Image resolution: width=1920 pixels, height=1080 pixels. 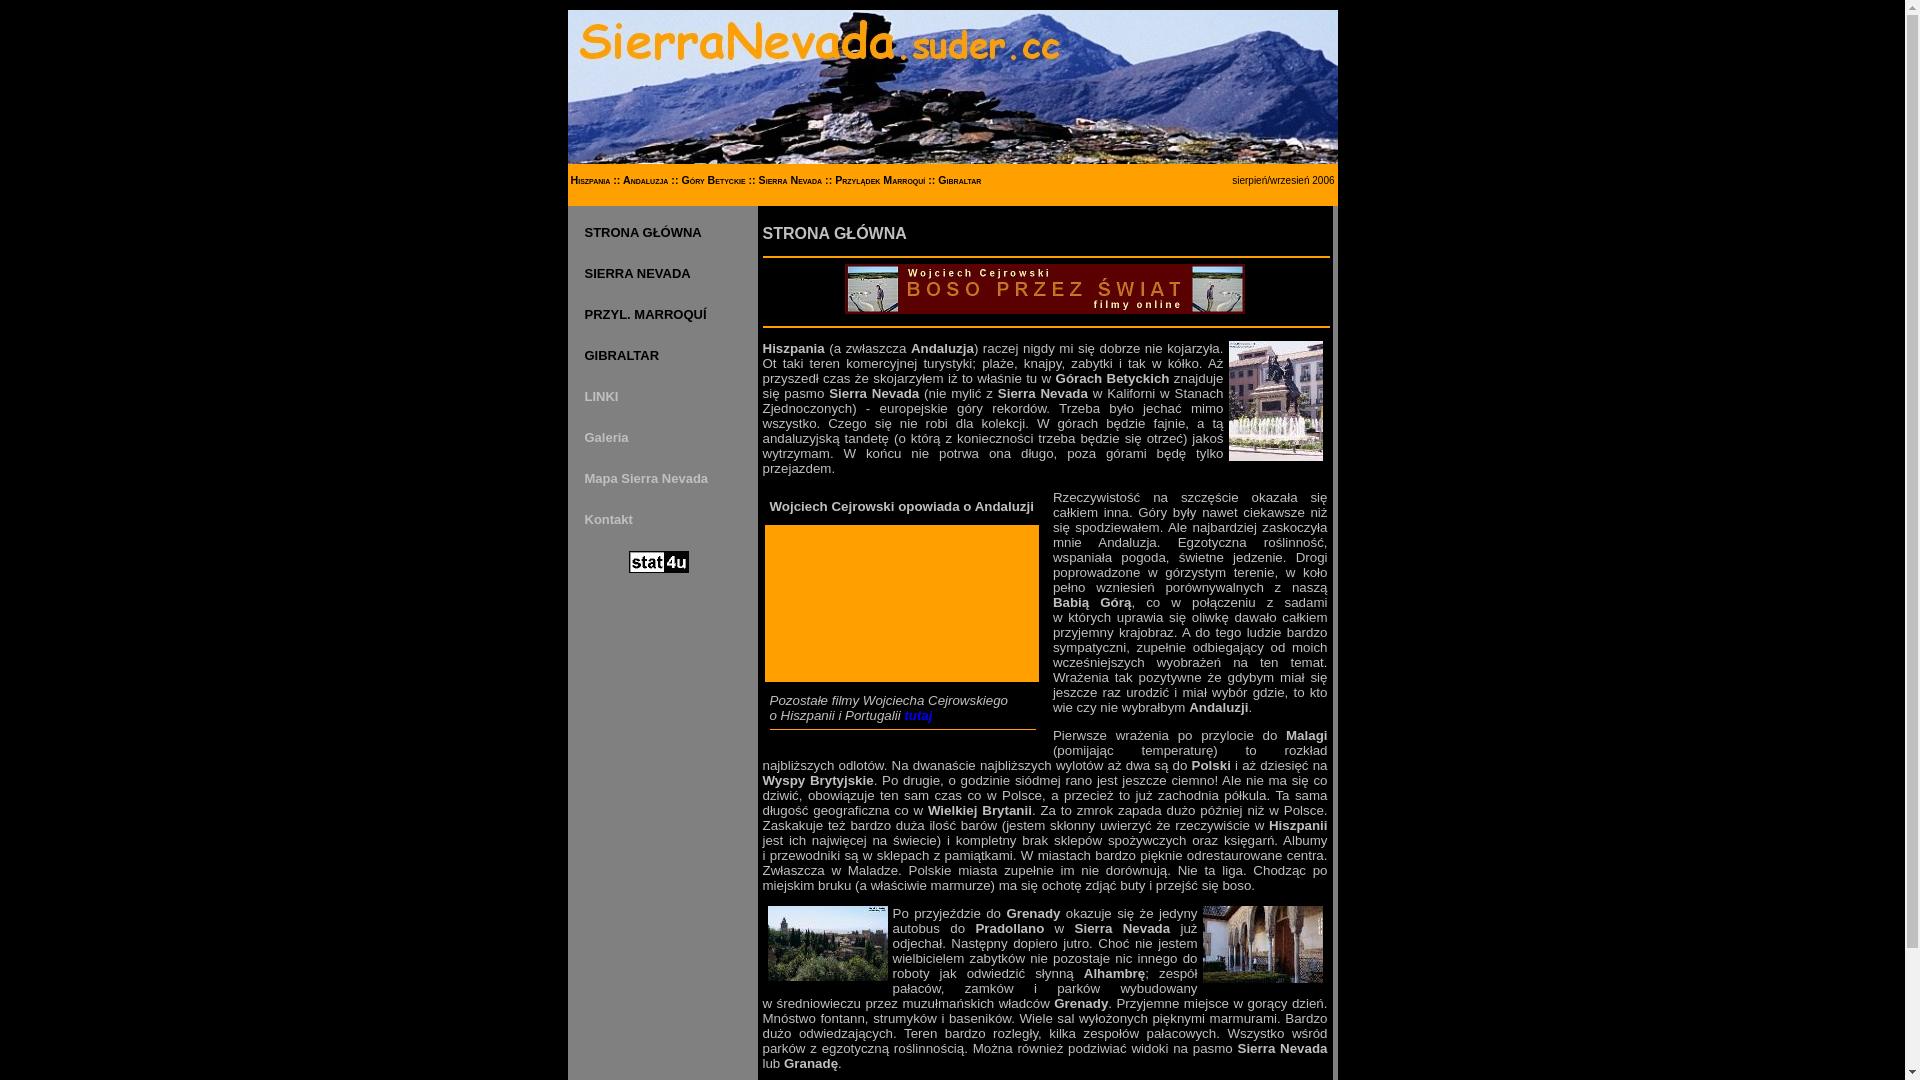 I want to click on 'LINKI', so click(x=599, y=396).